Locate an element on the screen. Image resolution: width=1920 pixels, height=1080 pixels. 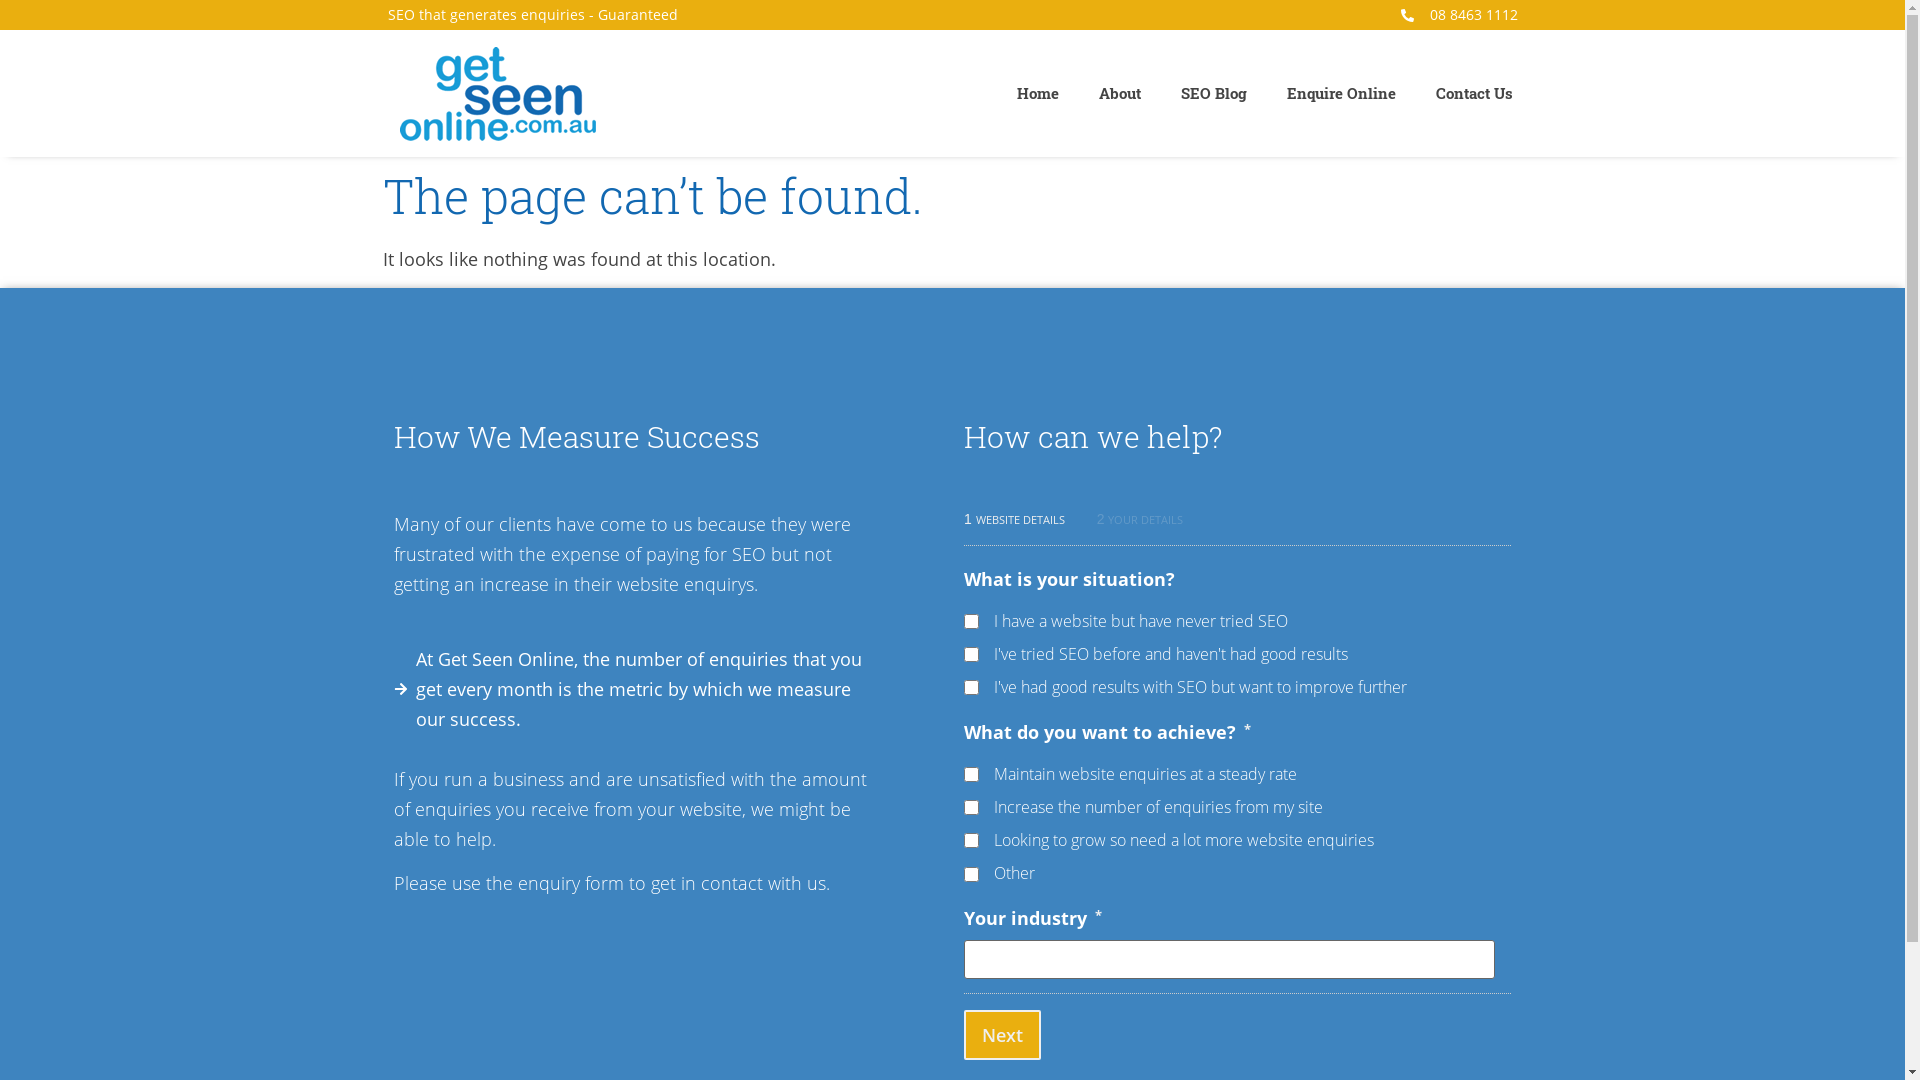
'Enquire Online' is located at coordinates (1340, 93).